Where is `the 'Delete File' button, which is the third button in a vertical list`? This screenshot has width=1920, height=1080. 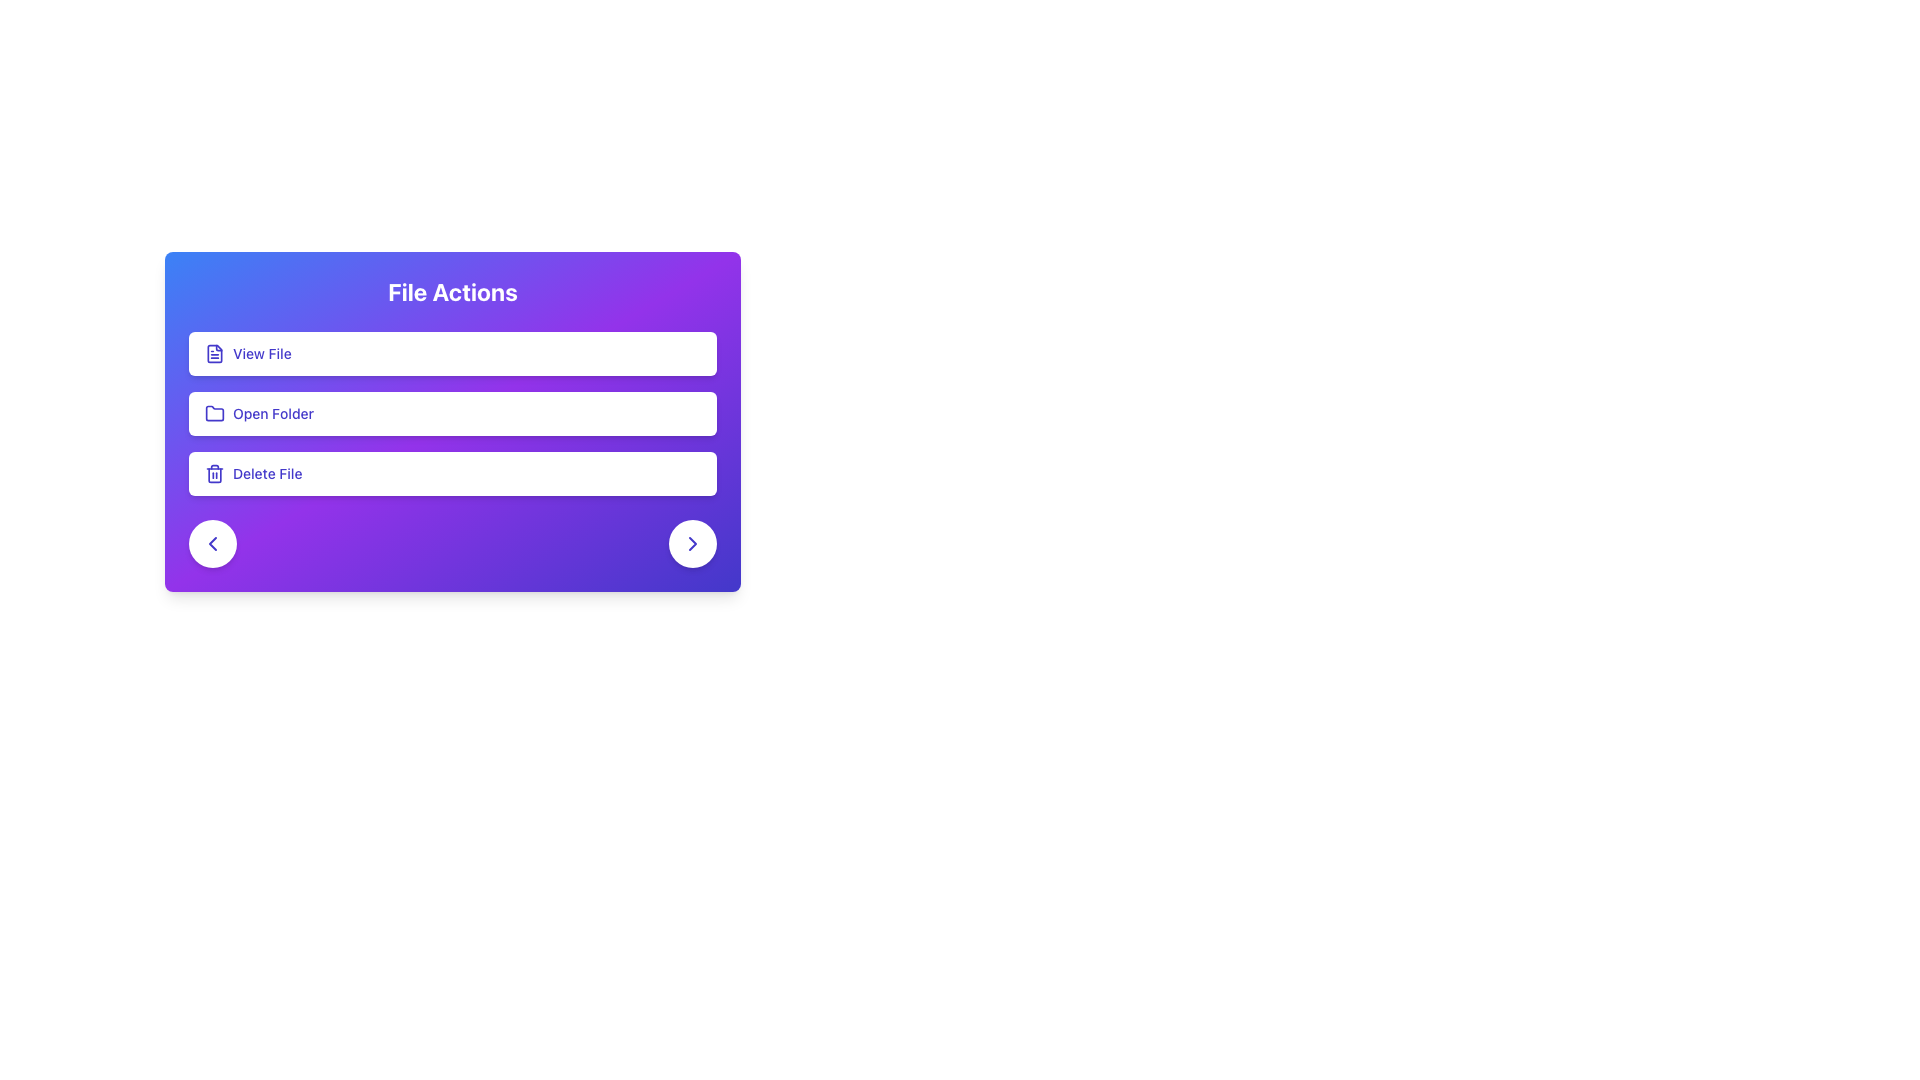 the 'Delete File' button, which is the third button in a vertical list is located at coordinates (451, 474).